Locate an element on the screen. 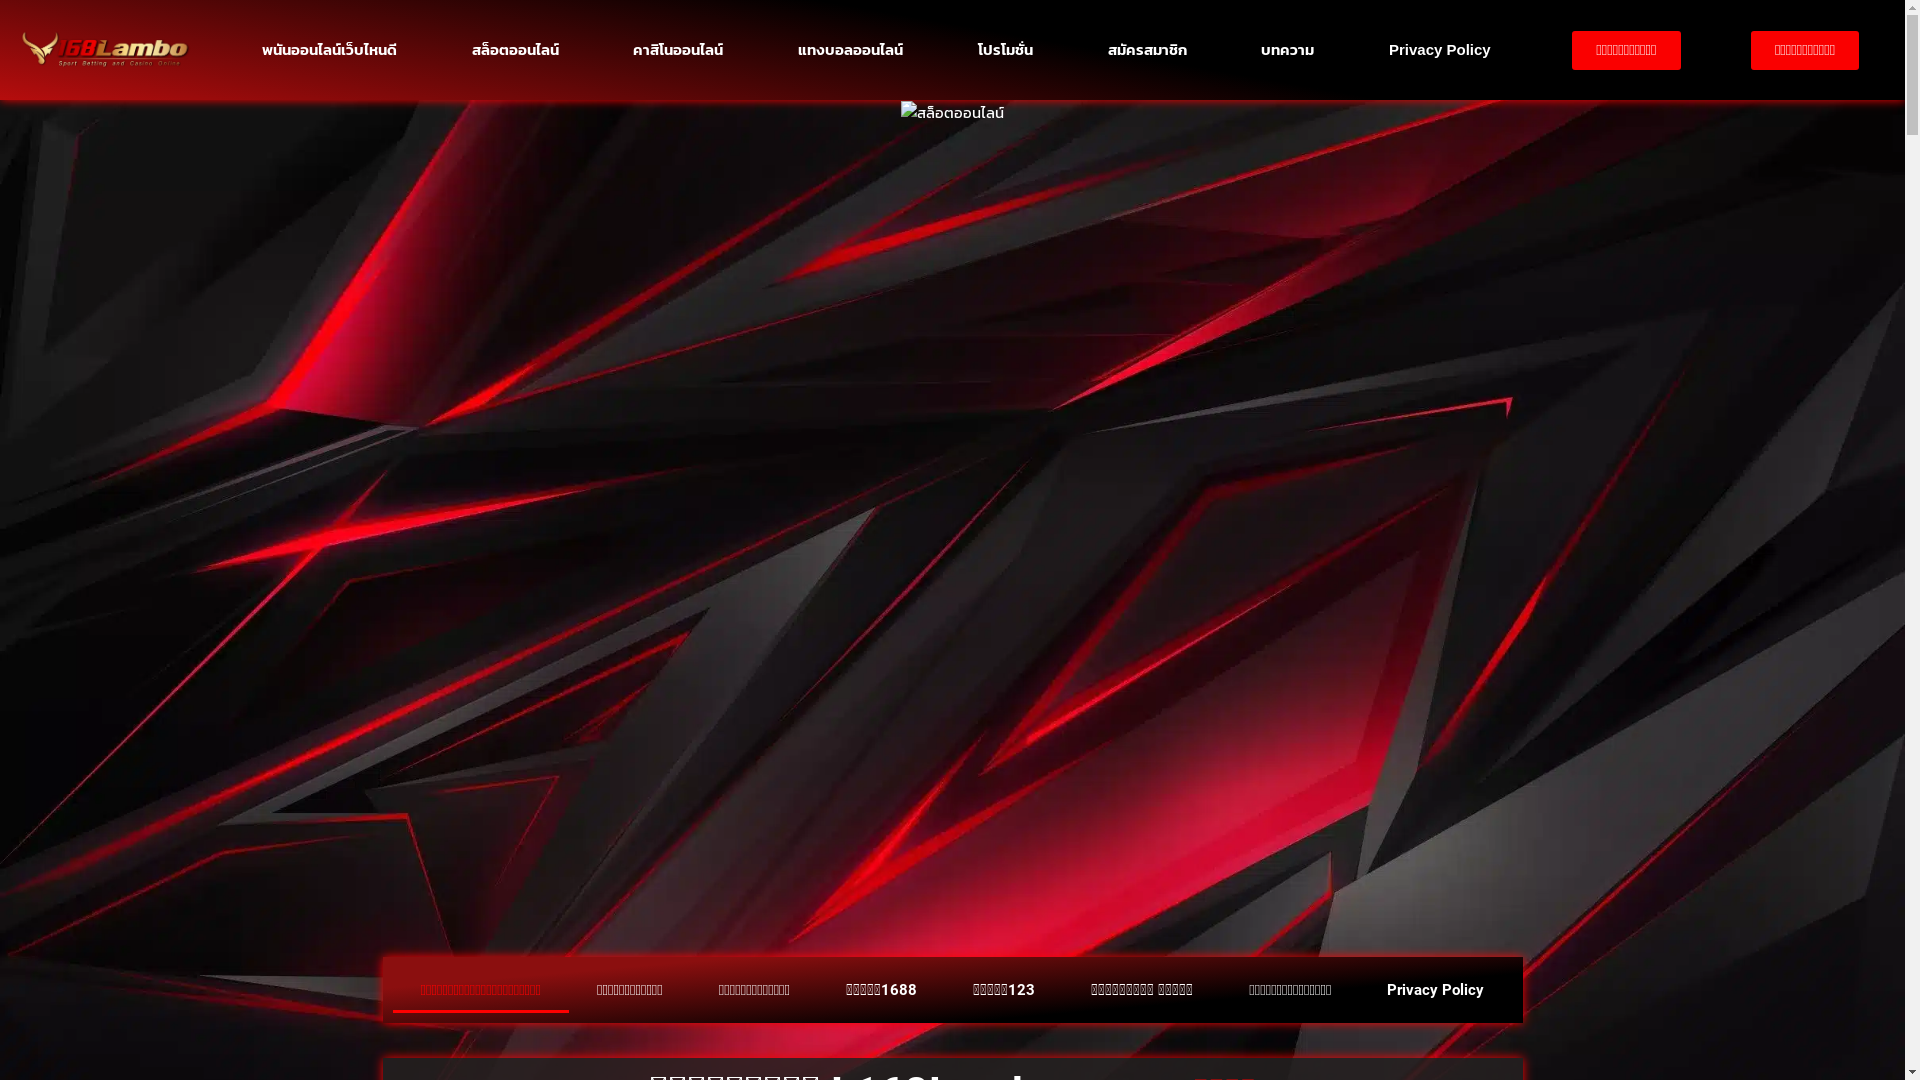 The image size is (1920, 1080). 'Privacy Policy' is located at coordinates (1440, 49).